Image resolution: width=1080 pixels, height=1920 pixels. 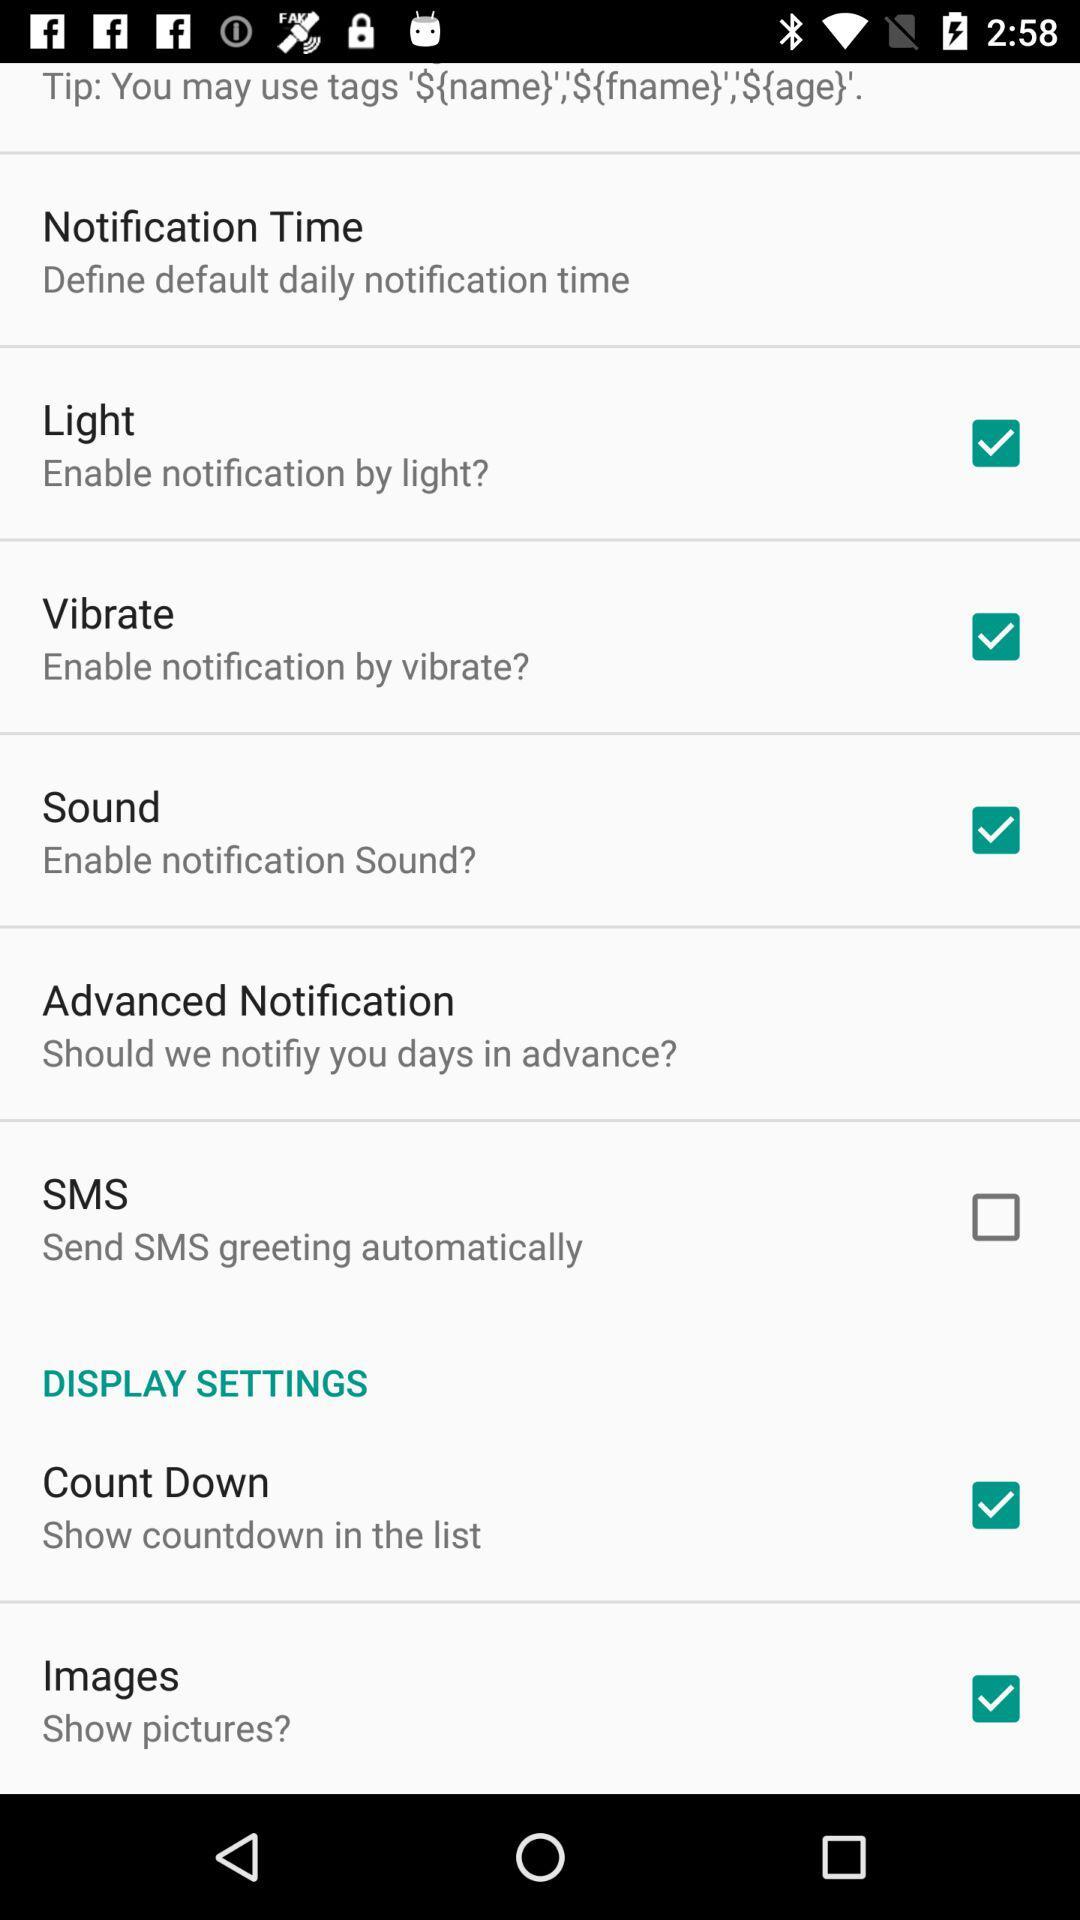 What do you see at coordinates (111, 1674) in the screenshot?
I see `images app` at bounding box center [111, 1674].